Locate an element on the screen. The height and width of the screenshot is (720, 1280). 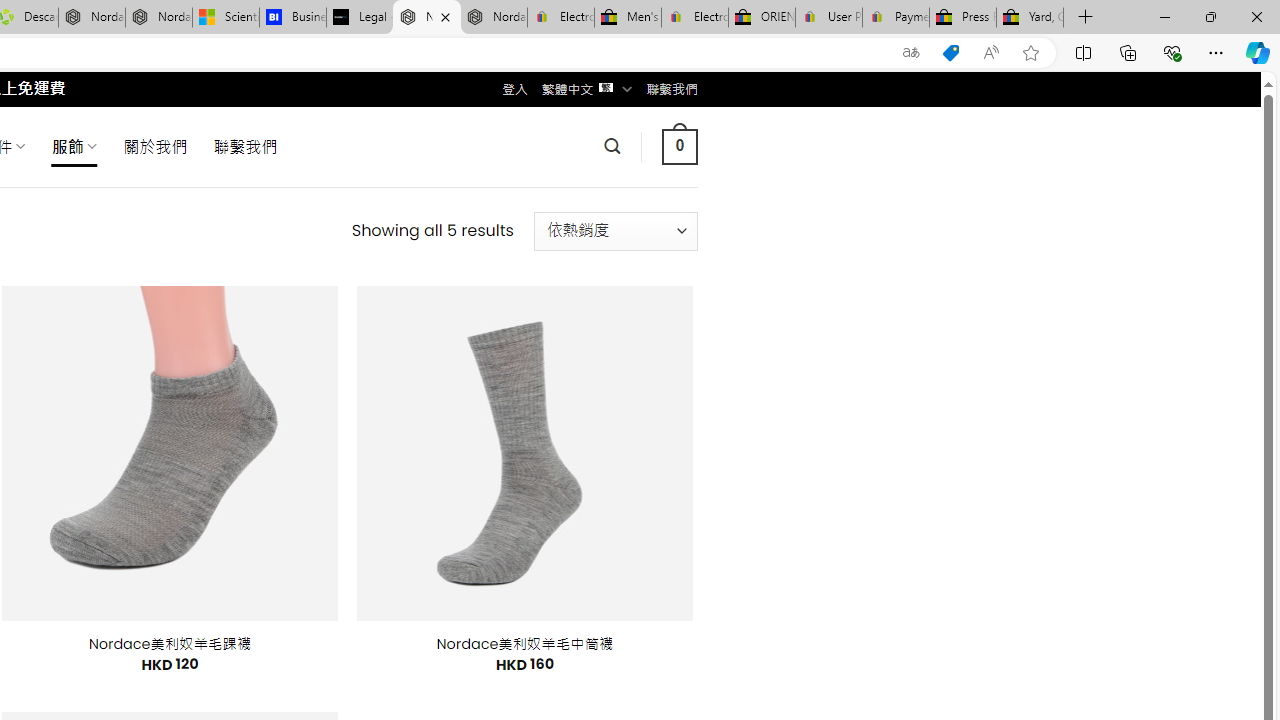
' 0 ' is located at coordinates (679, 145).